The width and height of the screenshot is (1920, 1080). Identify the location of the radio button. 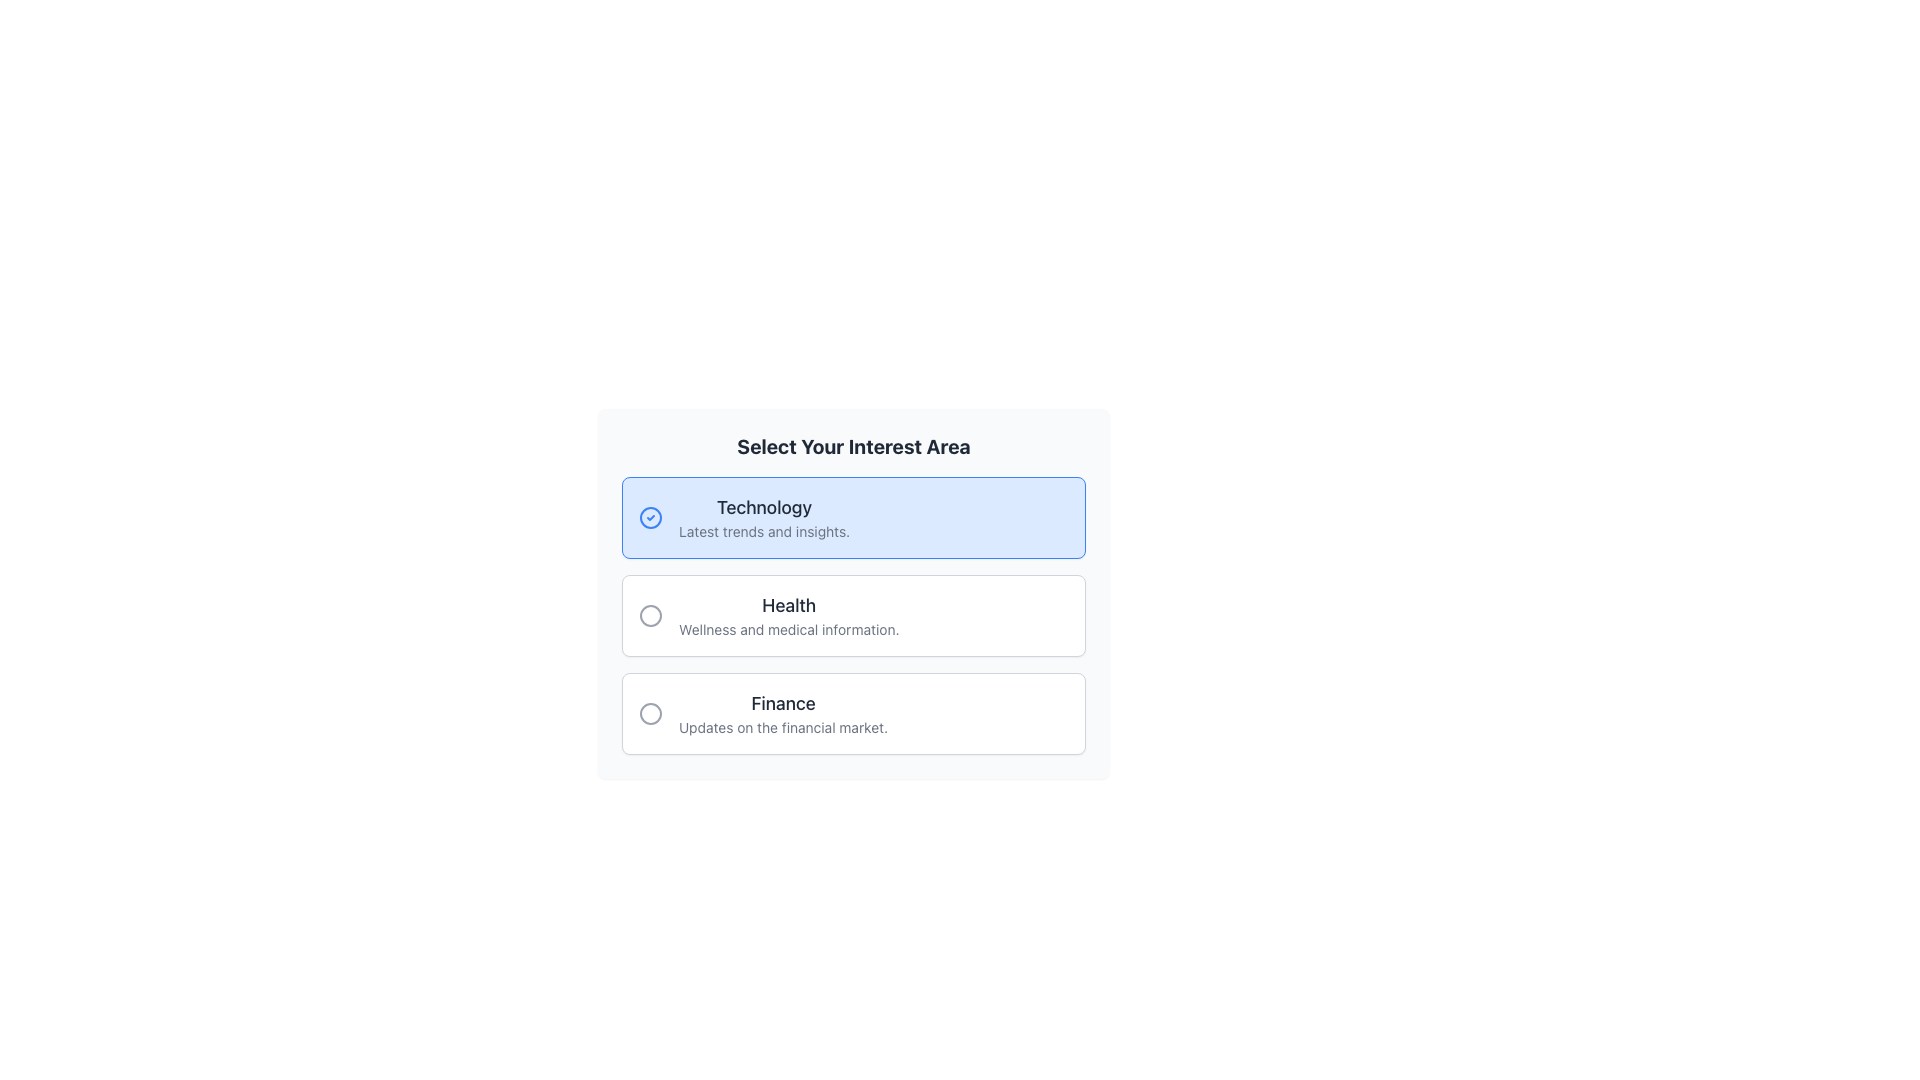
(658, 615).